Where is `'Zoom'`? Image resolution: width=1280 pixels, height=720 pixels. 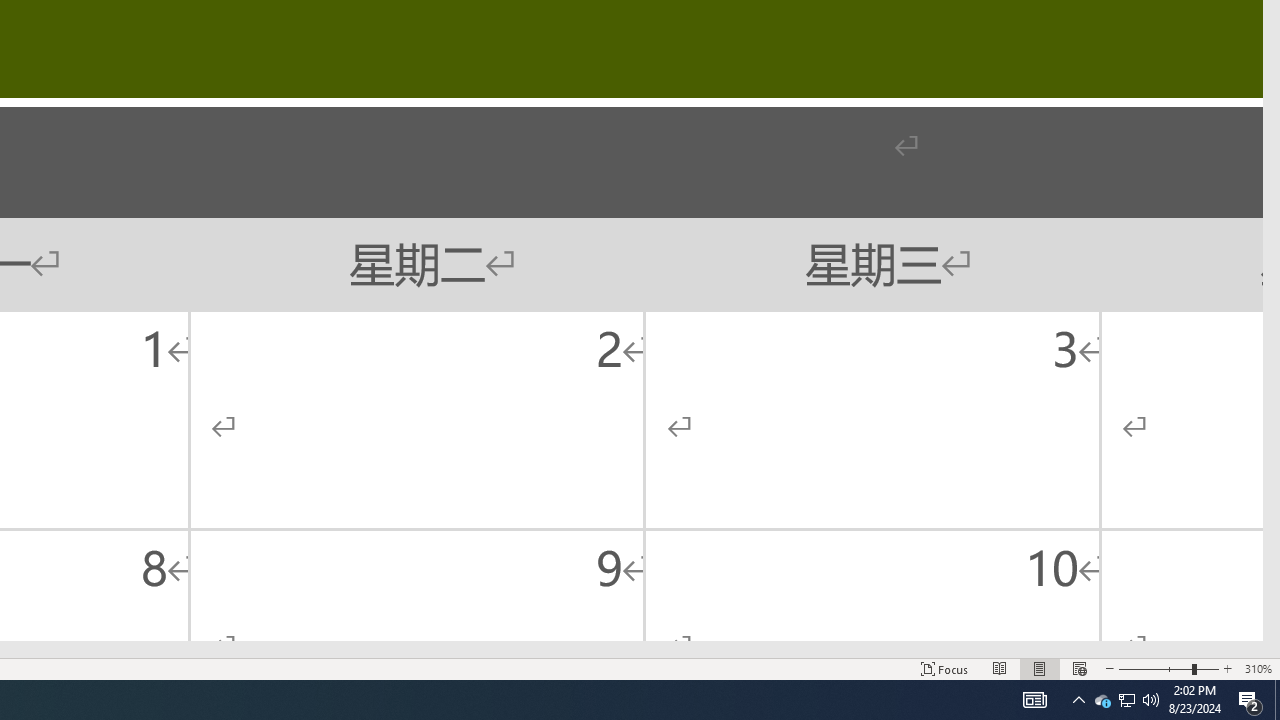
'Zoom' is located at coordinates (1168, 669).